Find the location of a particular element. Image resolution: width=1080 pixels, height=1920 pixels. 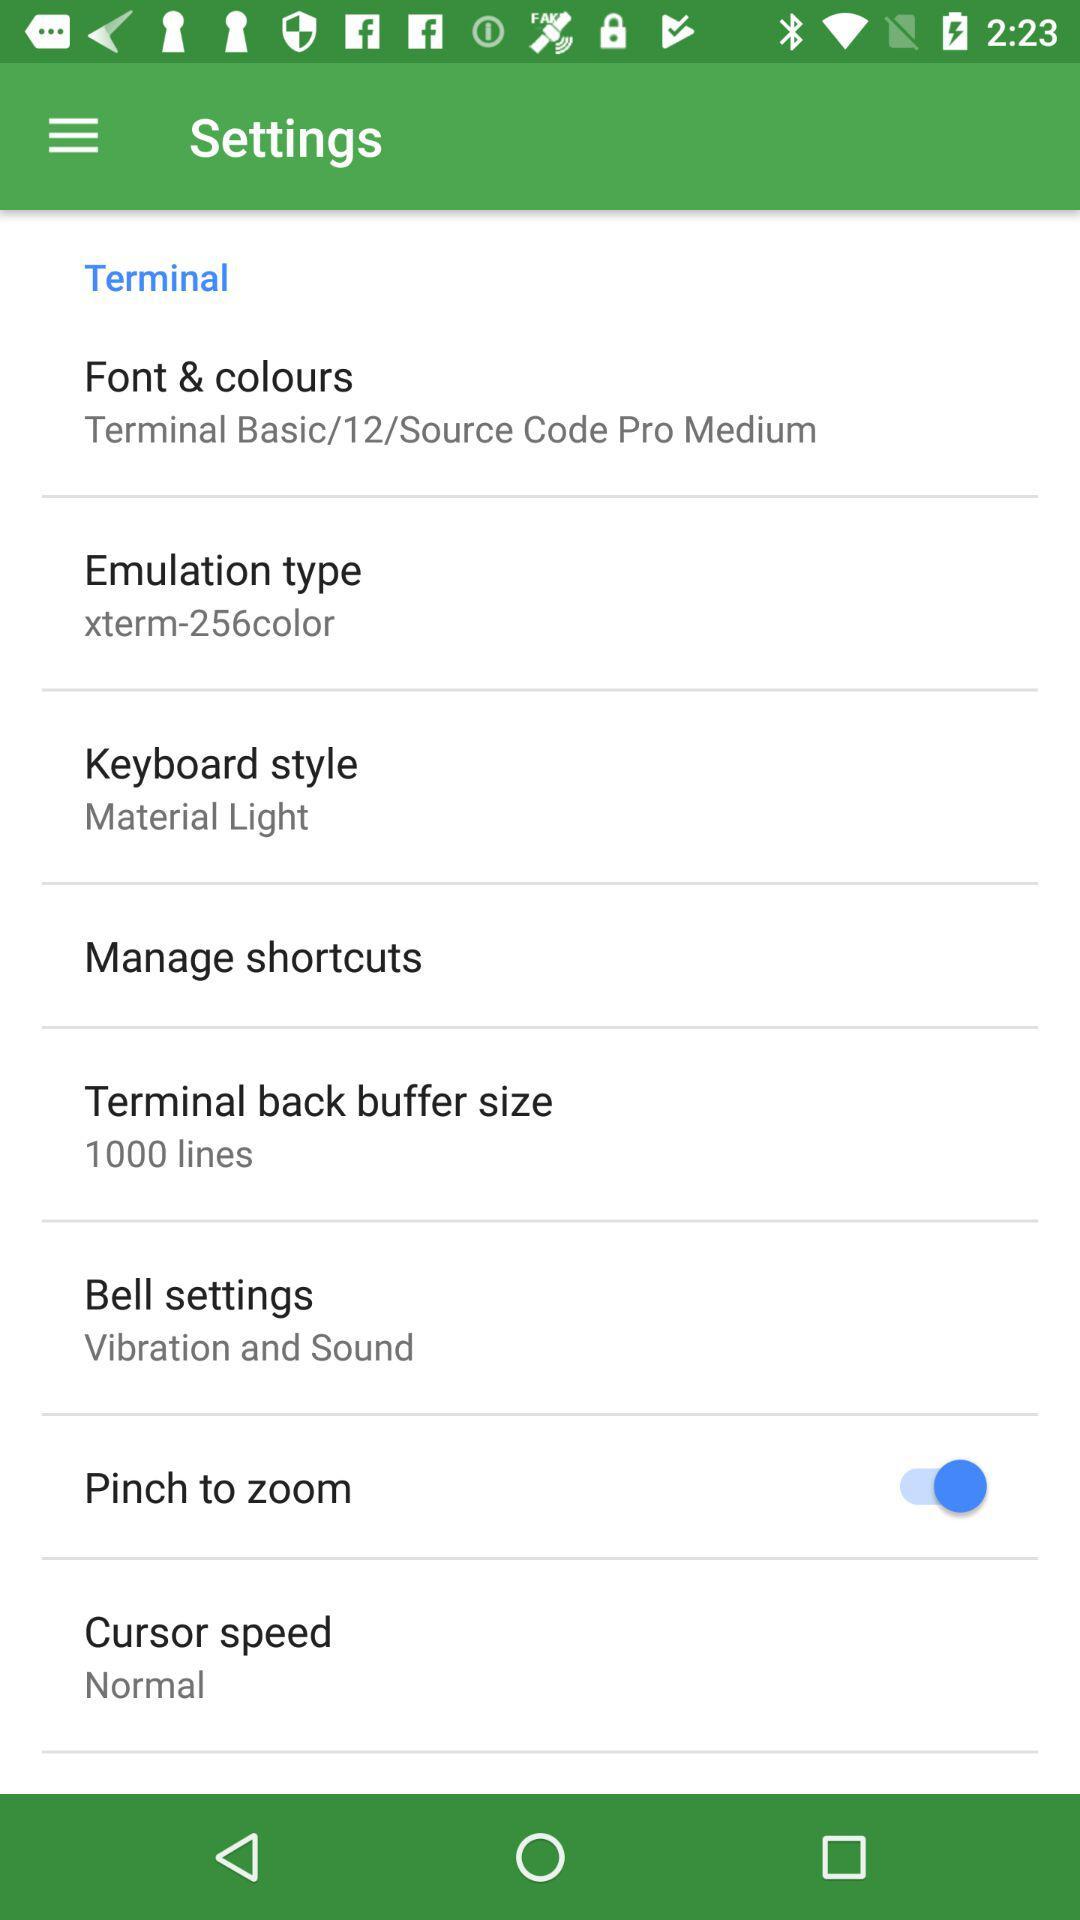

the item above xterm-256color icon is located at coordinates (223, 567).